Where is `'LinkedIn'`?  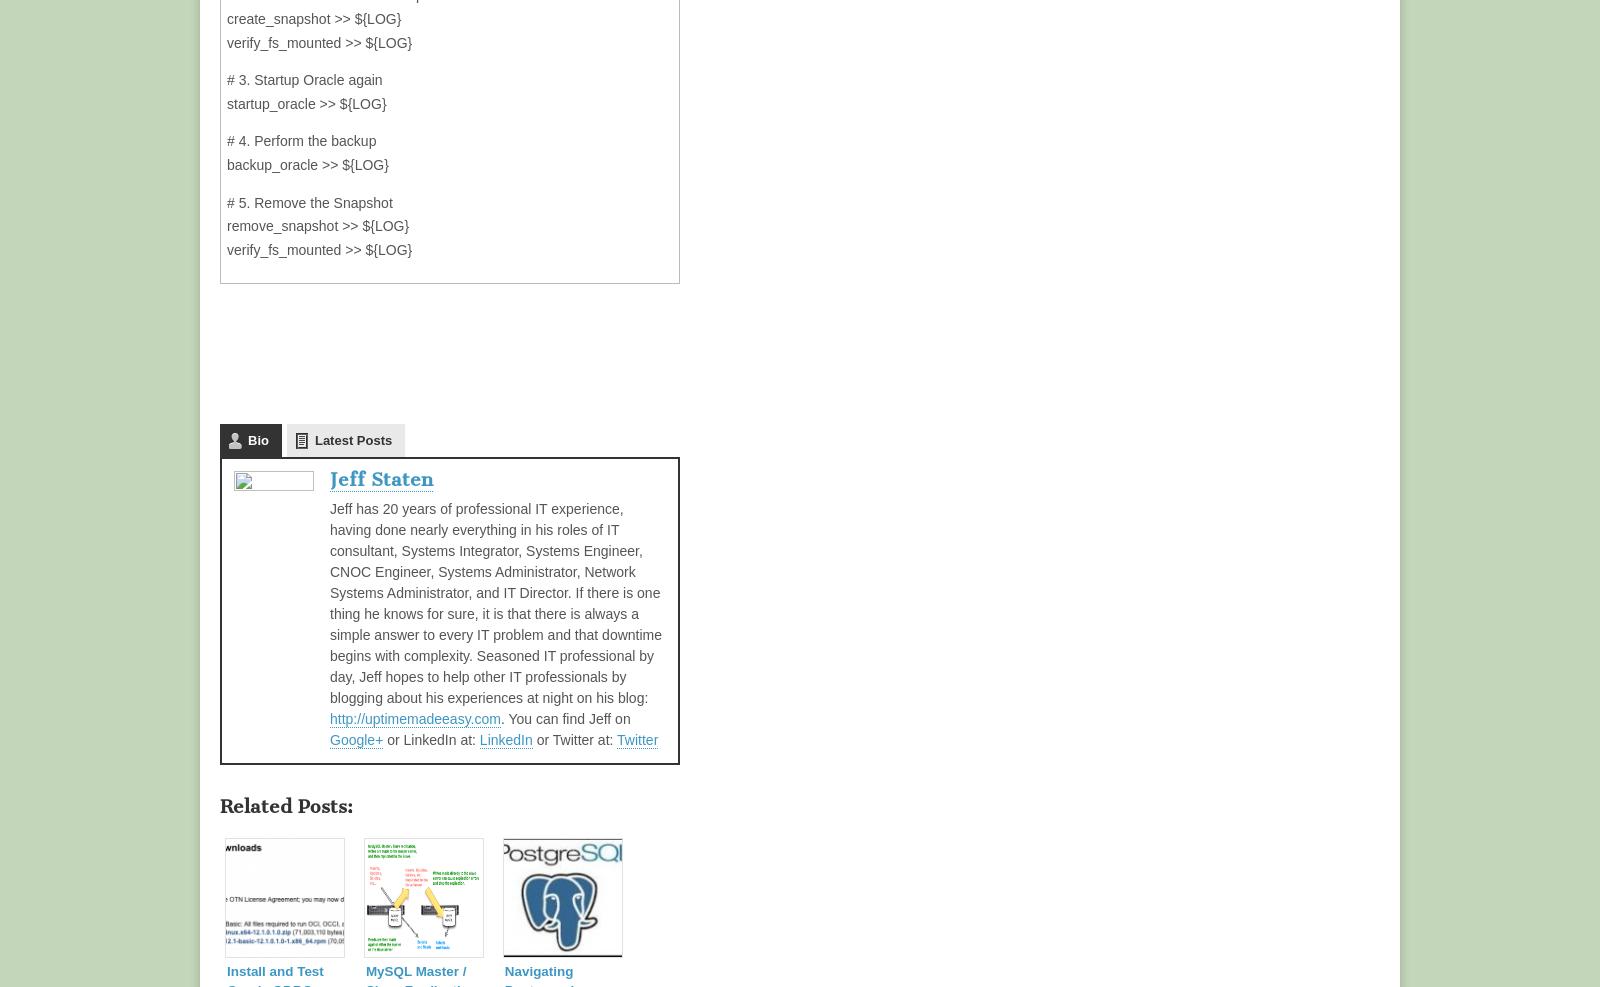 'LinkedIn' is located at coordinates (504, 738).